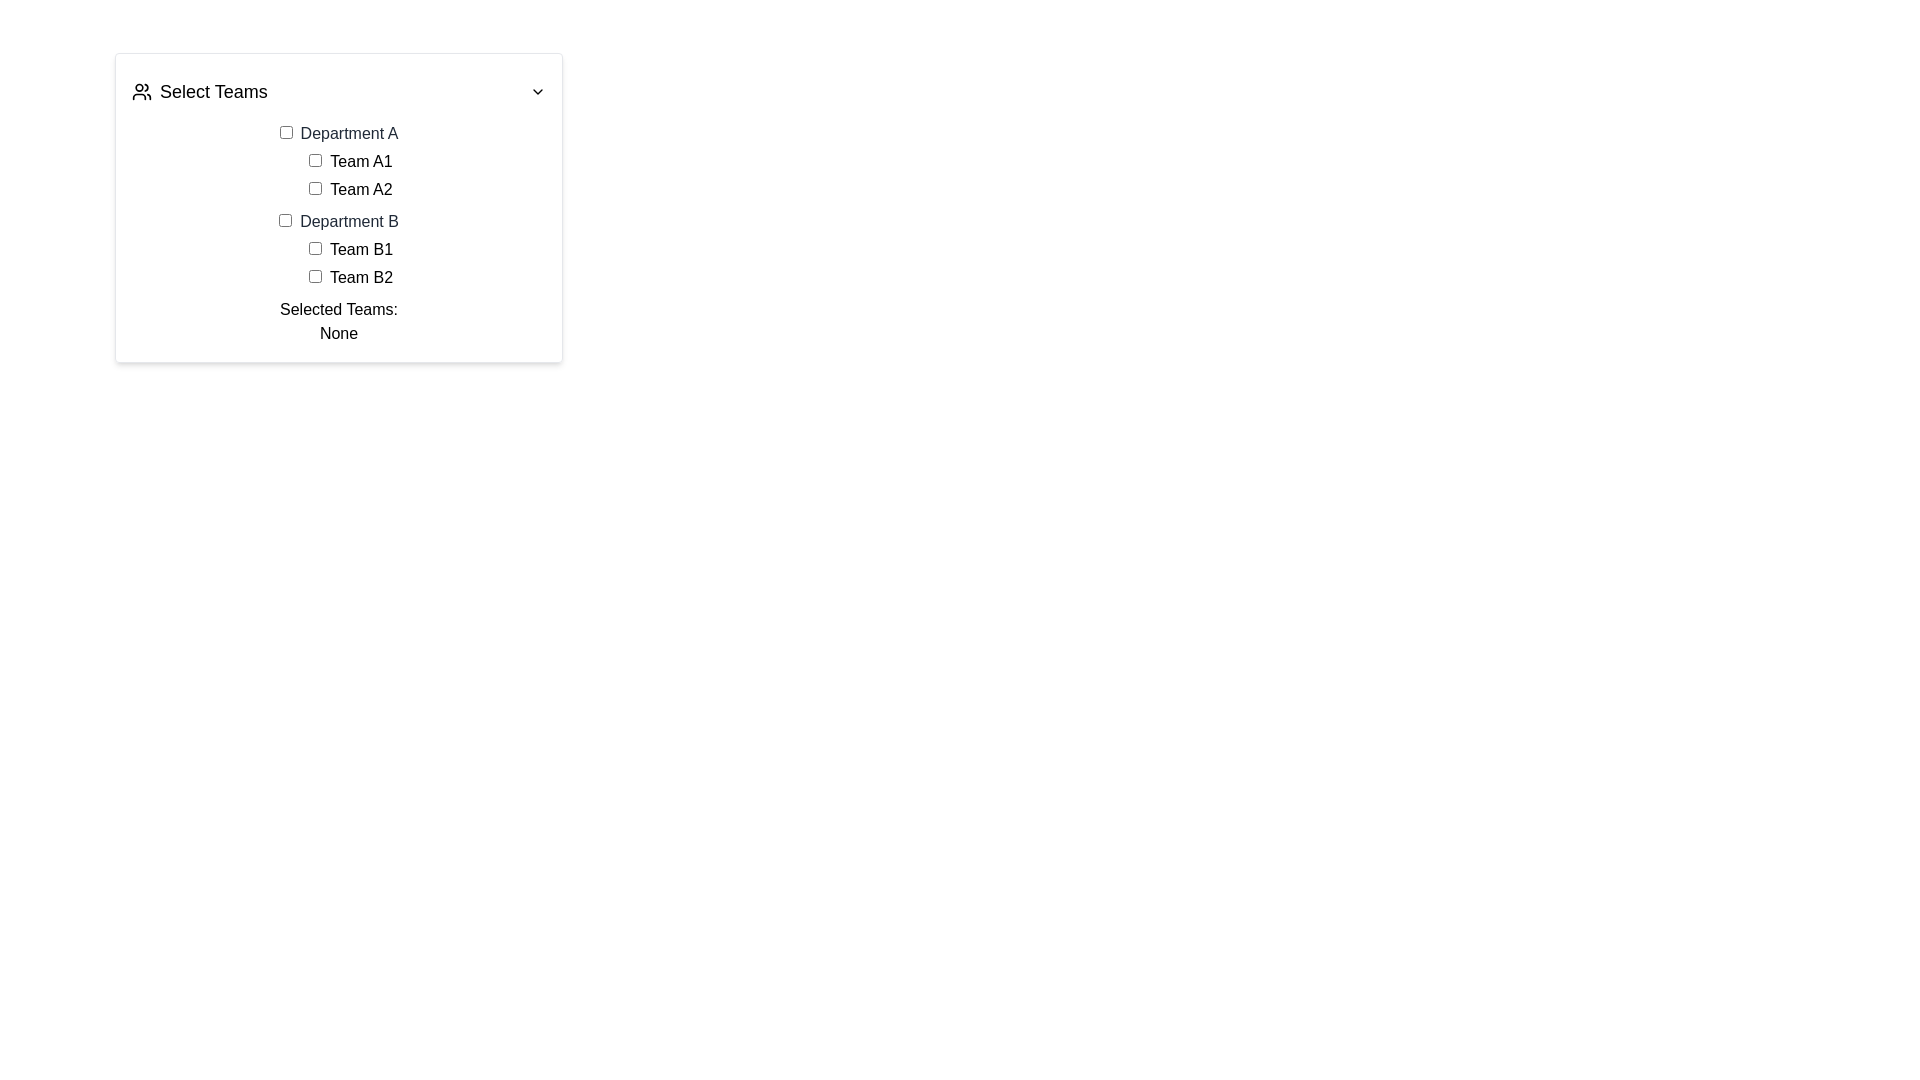 Image resolution: width=1920 pixels, height=1080 pixels. What do you see at coordinates (339, 249) in the screenshot?
I see `the checkbox associated with the sub-item 'Team B1' under the heading 'Department B'` at bounding box center [339, 249].